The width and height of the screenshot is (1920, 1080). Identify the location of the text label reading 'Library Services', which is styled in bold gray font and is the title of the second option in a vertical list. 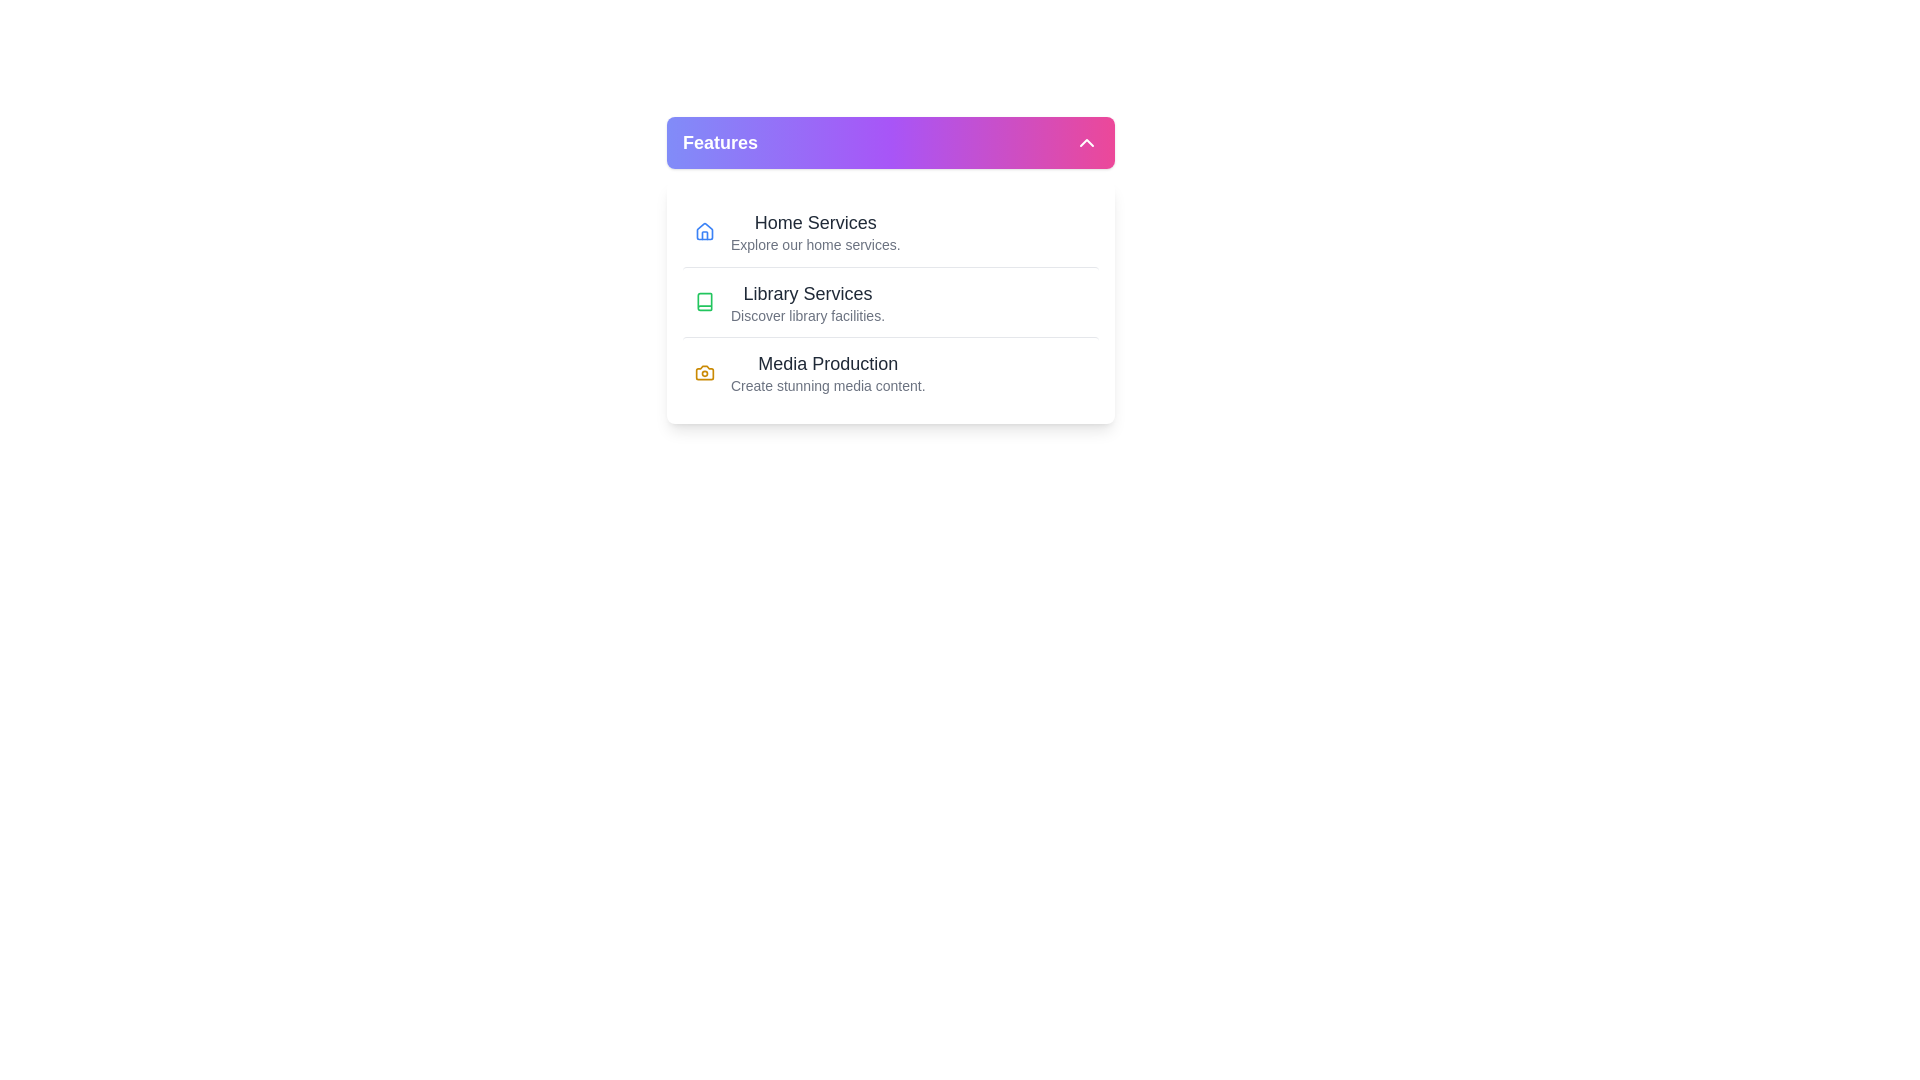
(807, 293).